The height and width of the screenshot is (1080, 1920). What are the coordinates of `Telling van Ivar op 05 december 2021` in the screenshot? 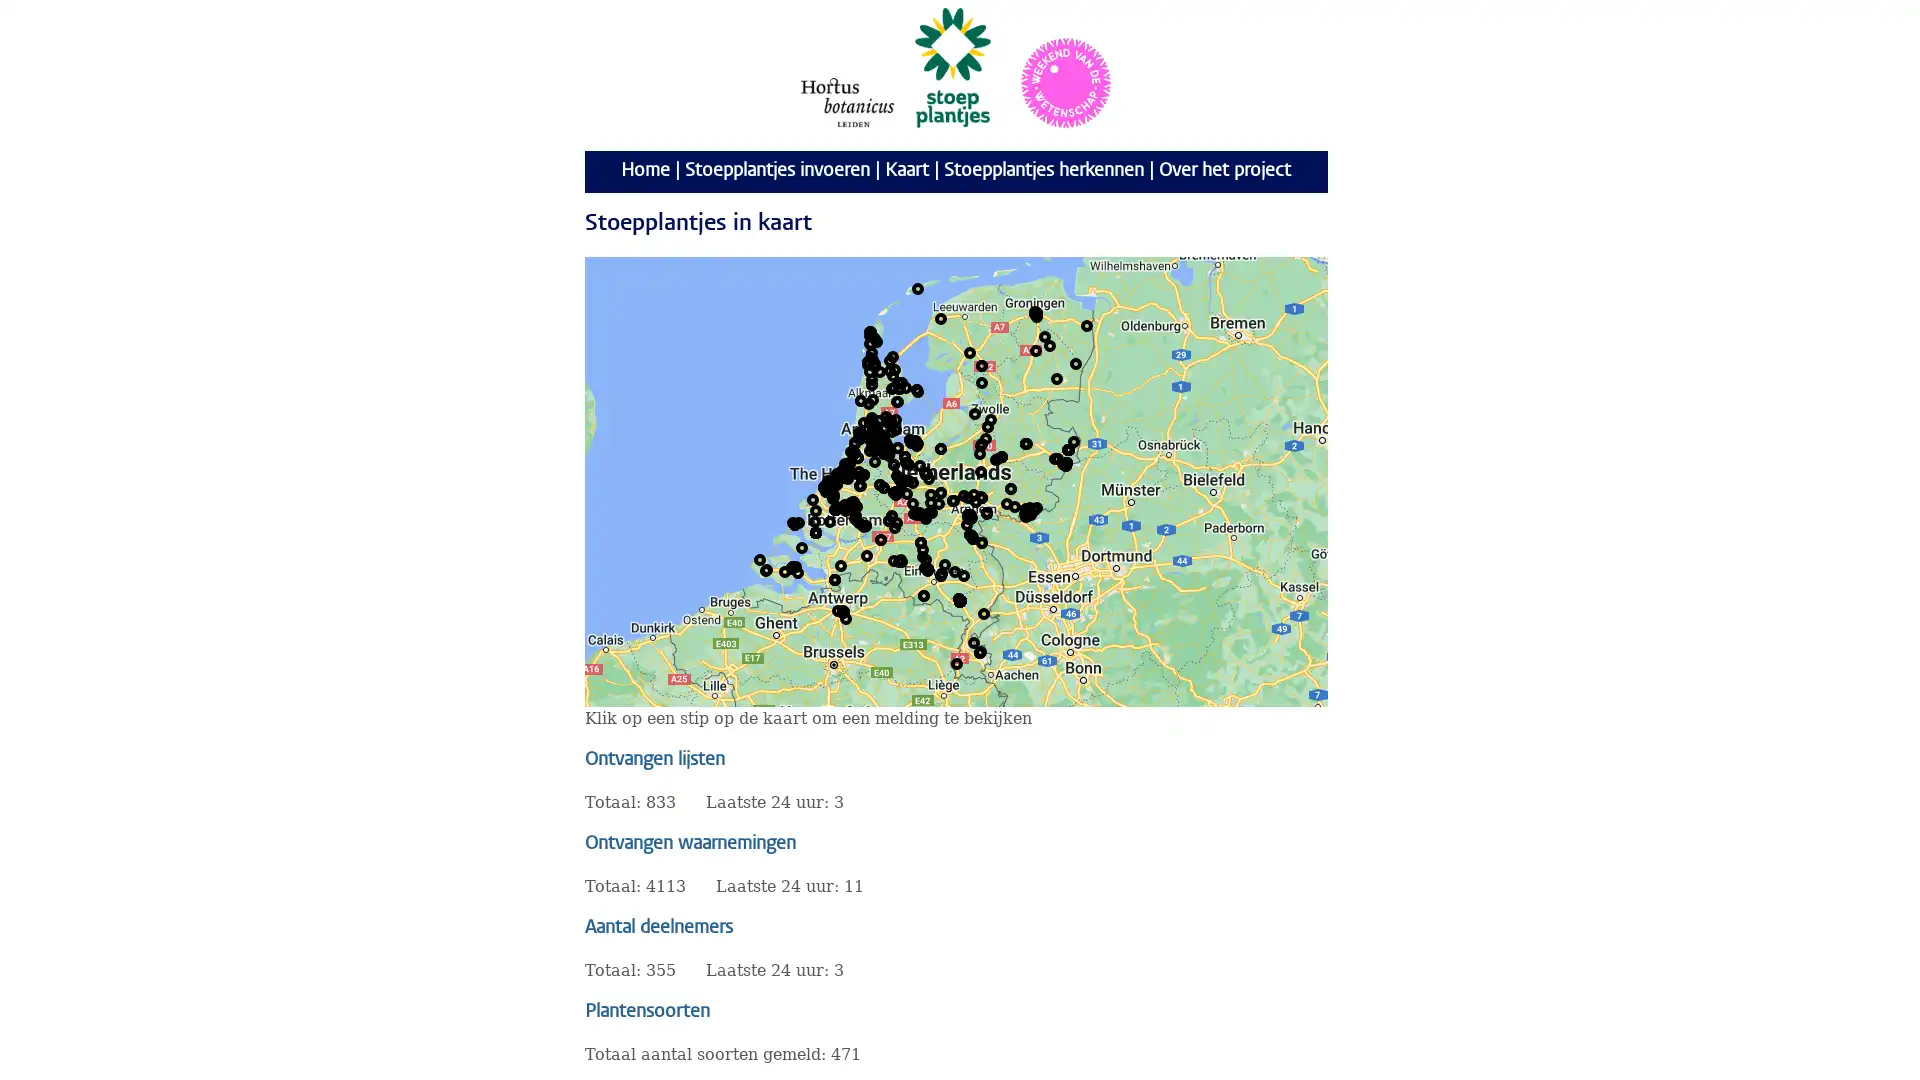 It's located at (973, 536).